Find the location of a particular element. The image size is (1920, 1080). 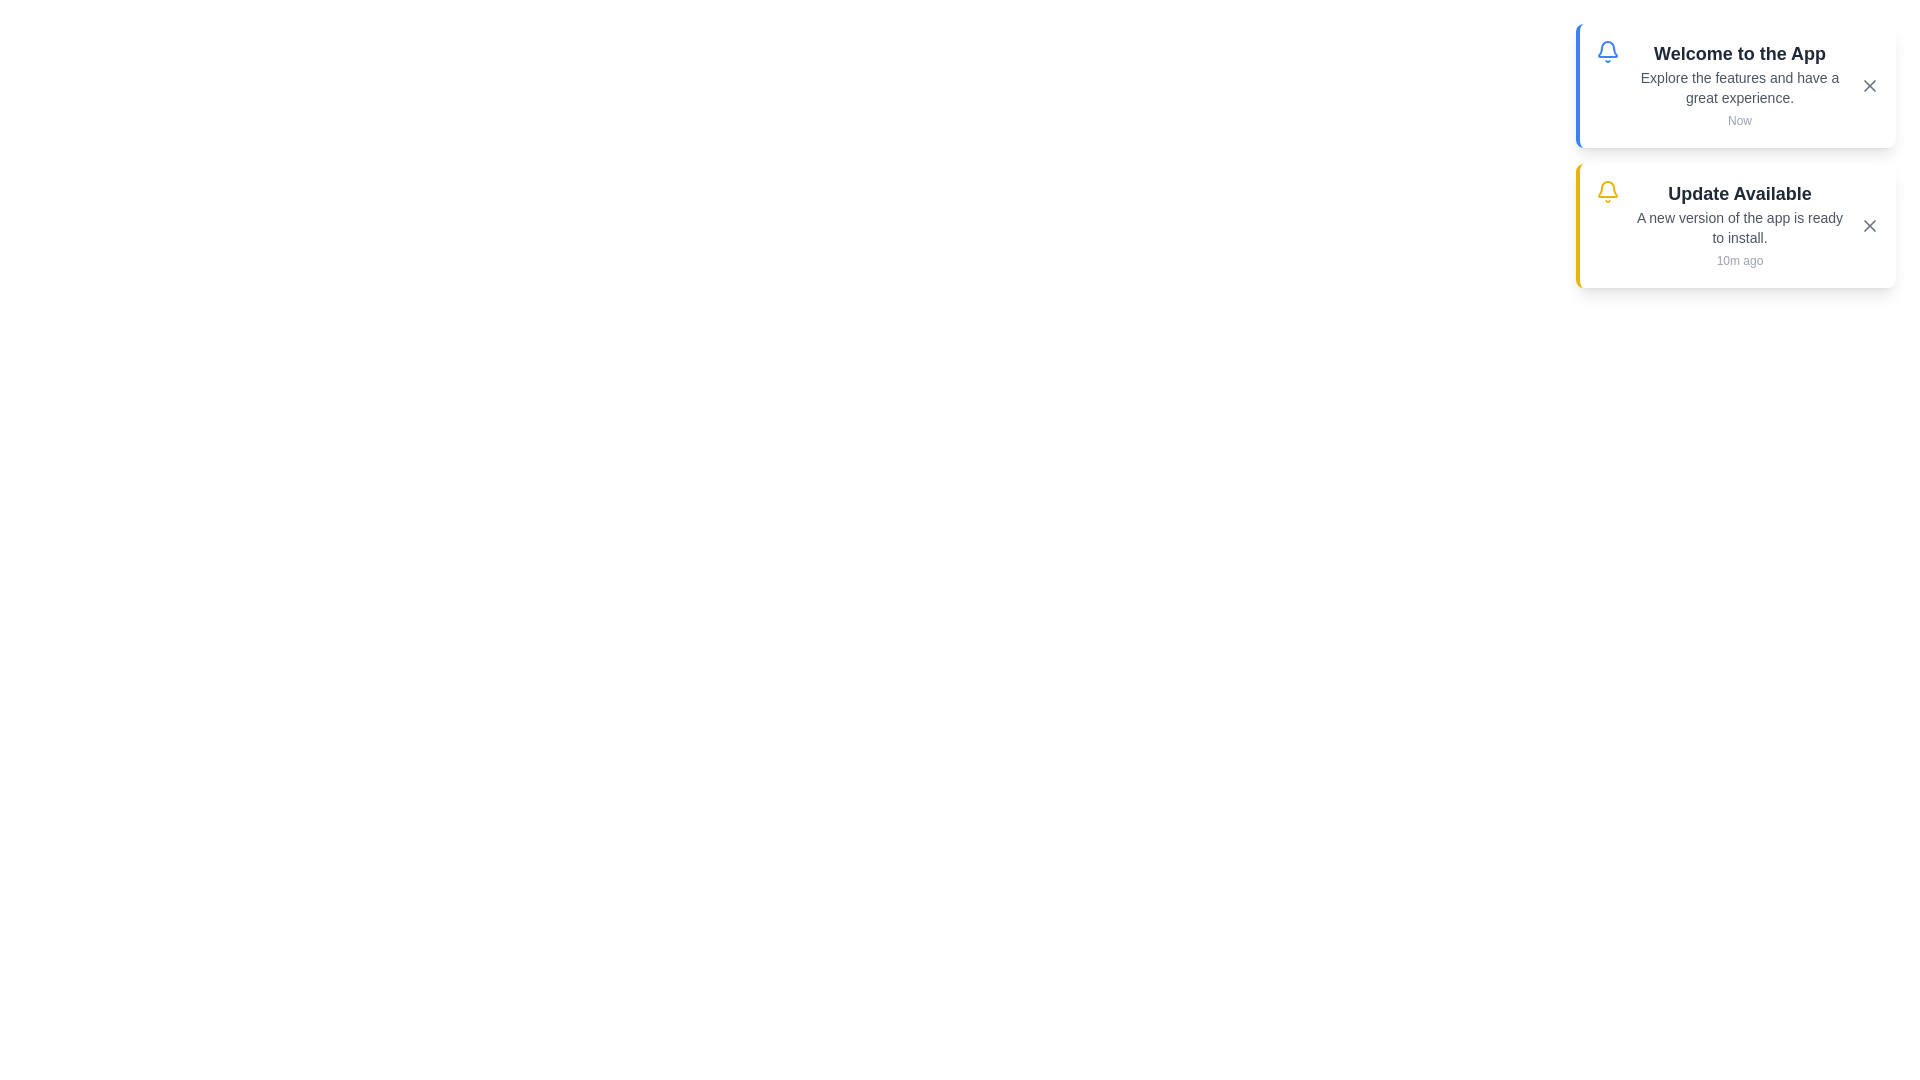

the notification 2 to observe hover effects is located at coordinates (1735, 225).